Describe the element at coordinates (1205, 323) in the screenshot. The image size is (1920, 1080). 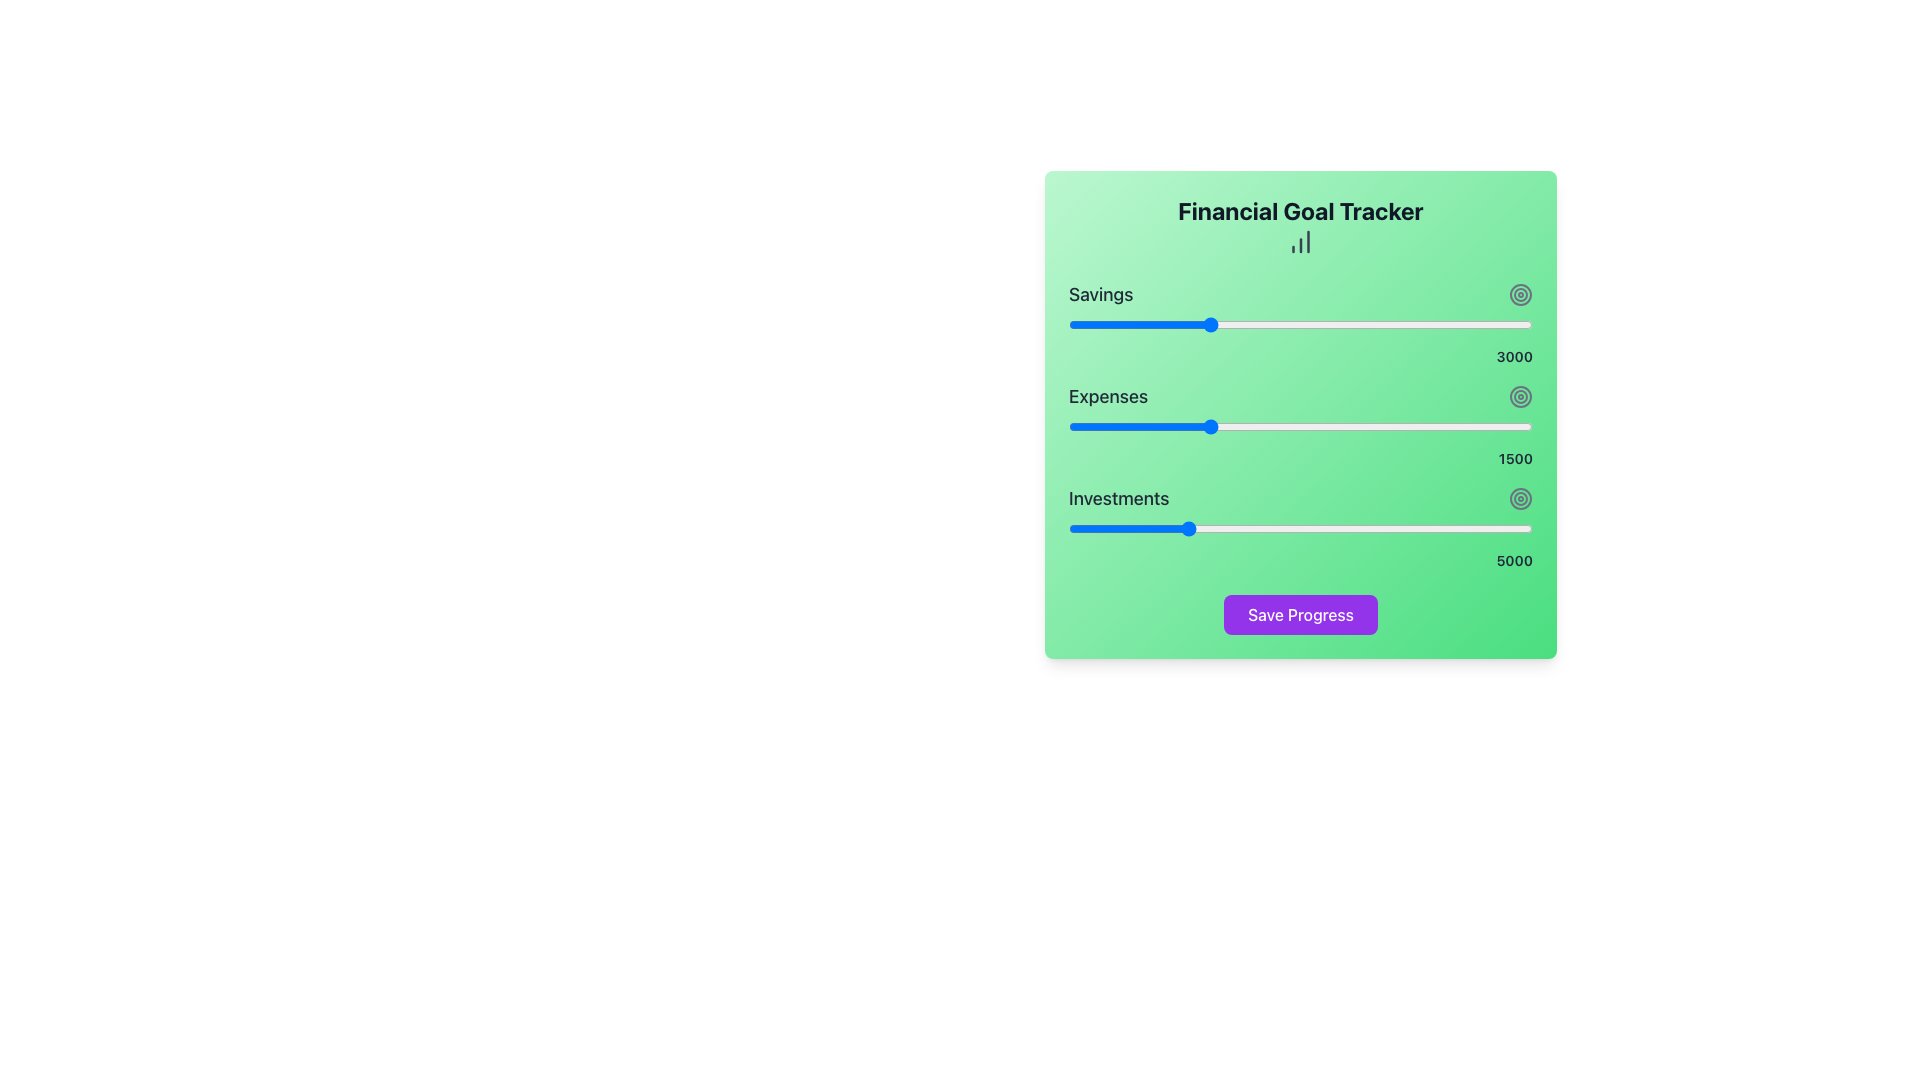
I see `the Savings slider` at that location.